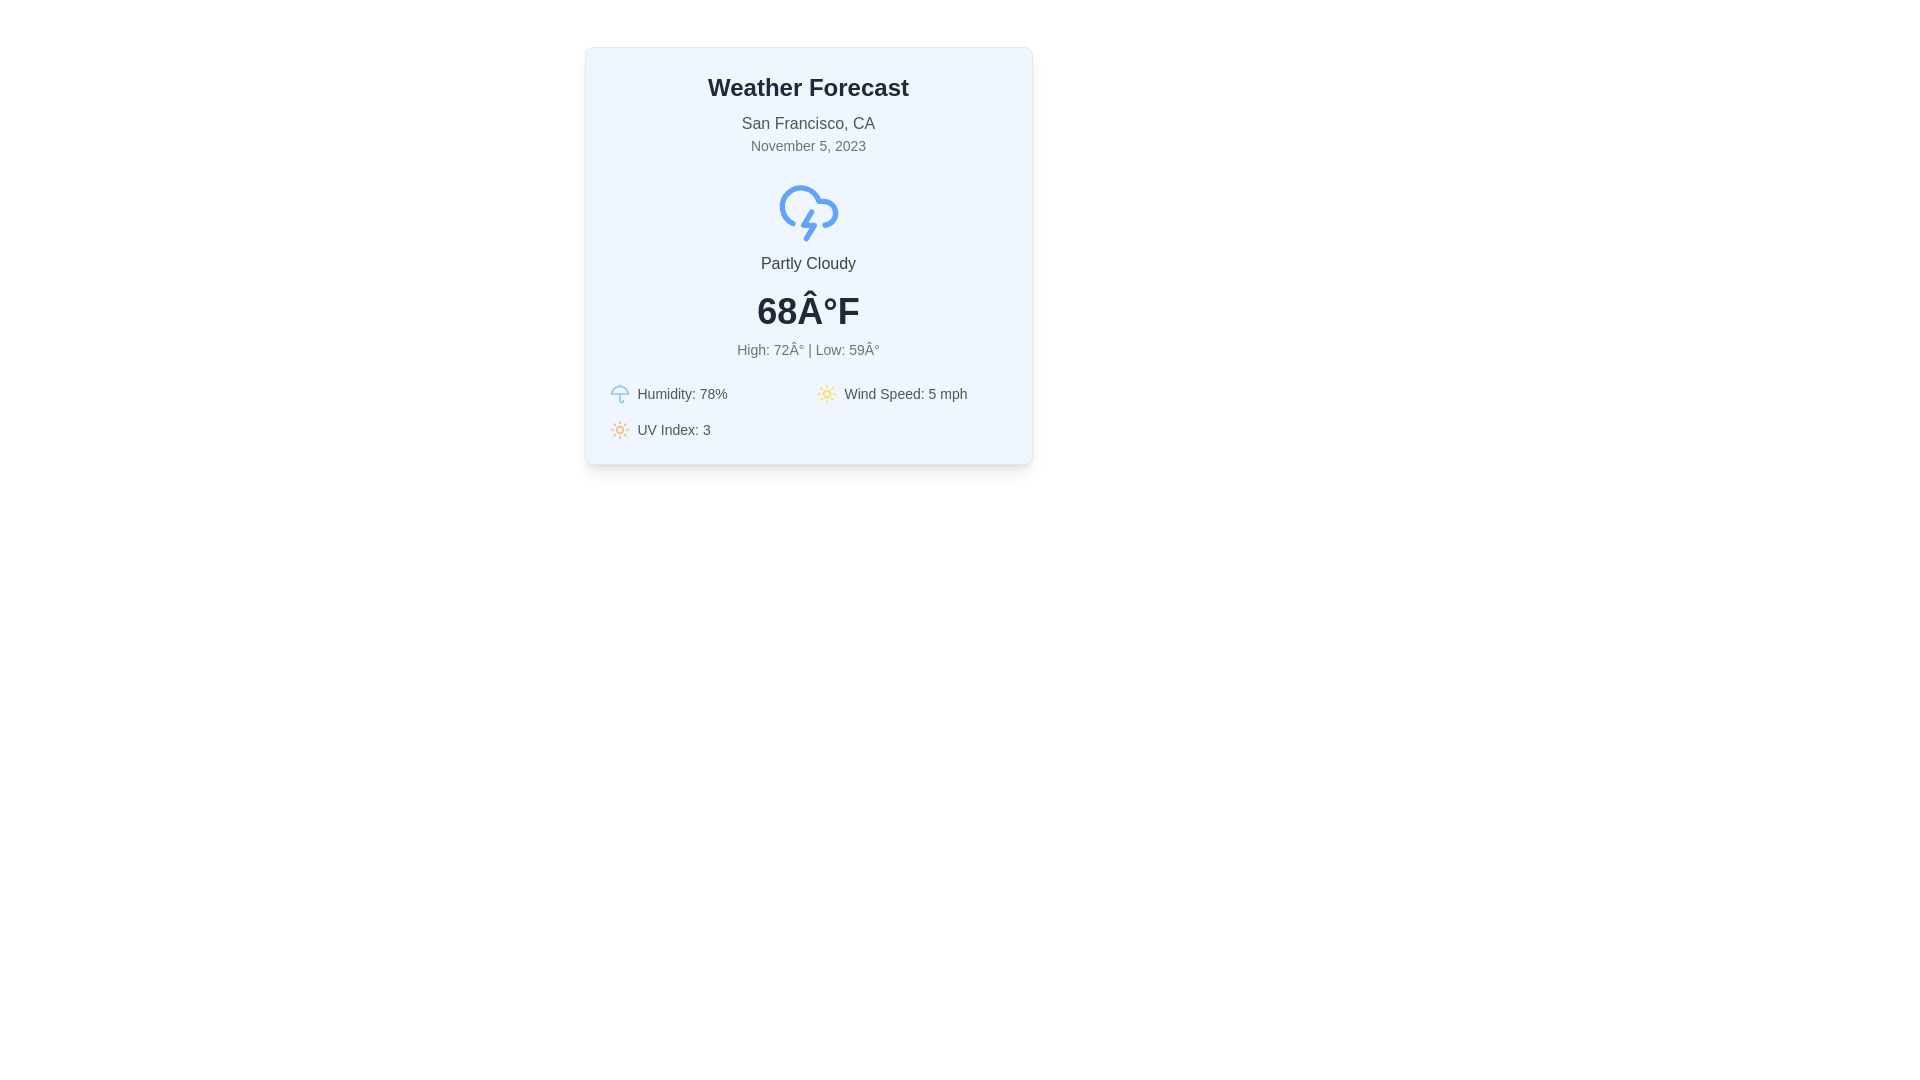 This screenshot has height=1080, width=1920. I want to click on the umbrella icon, which is a blue outline-style drawing located in the bottom-left quadrant of the card, adjacent to the text 'Humidity: 78%.', so click(618, 393).